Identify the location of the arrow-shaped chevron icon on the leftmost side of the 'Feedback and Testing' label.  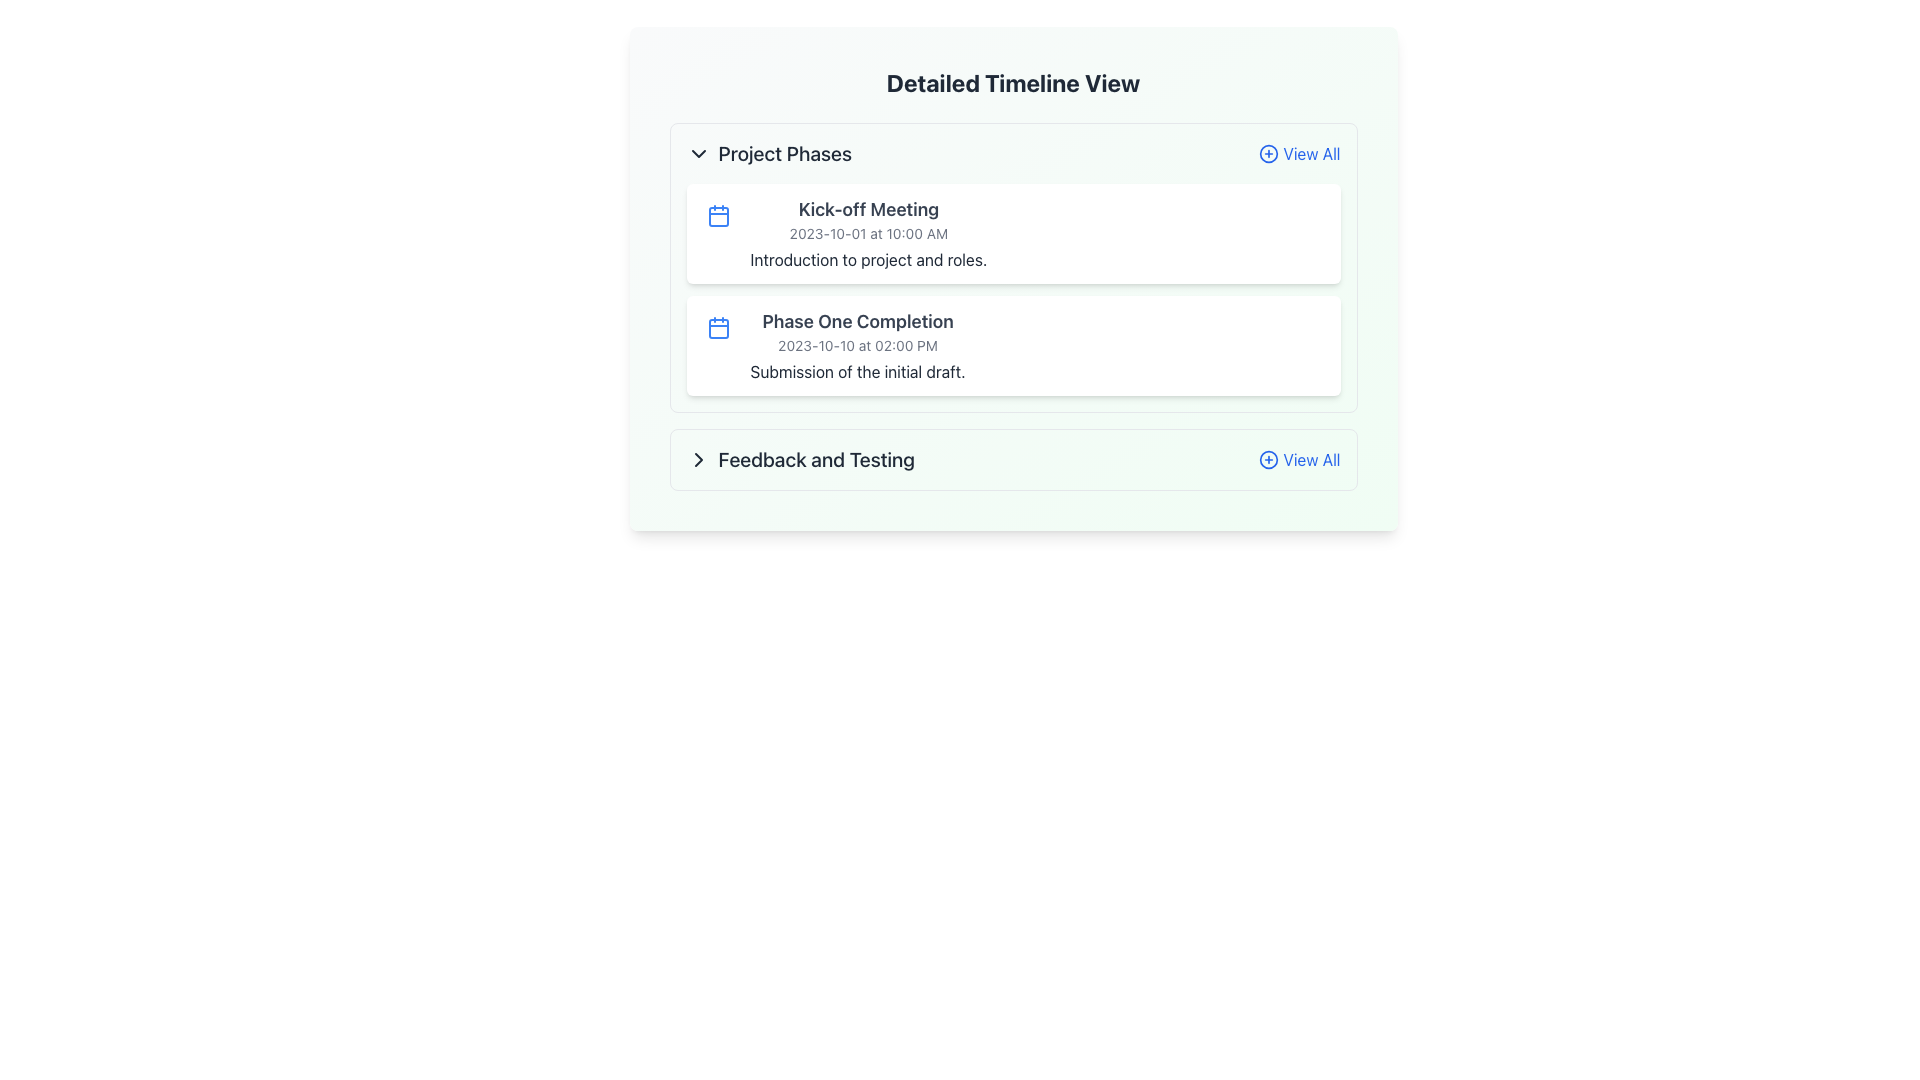
(698, 459).